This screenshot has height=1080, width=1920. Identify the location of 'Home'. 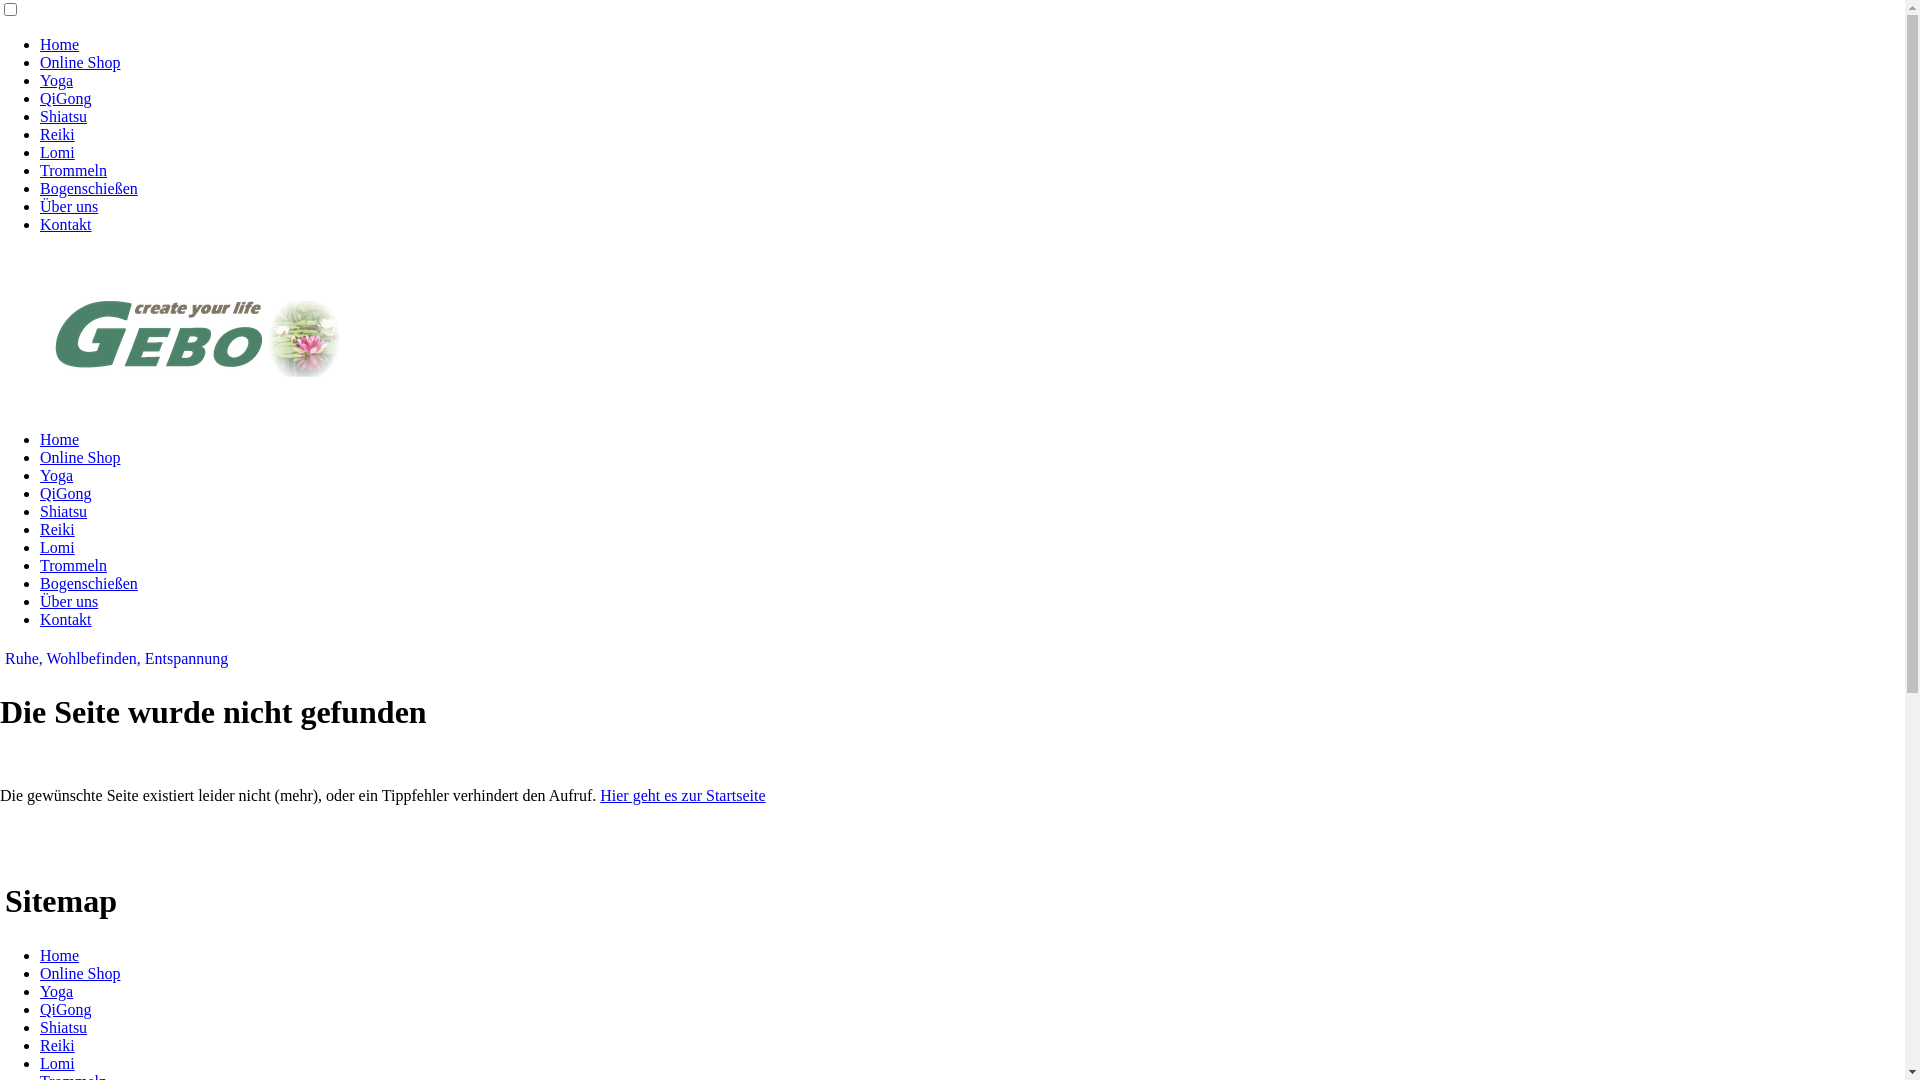
(59, 44).